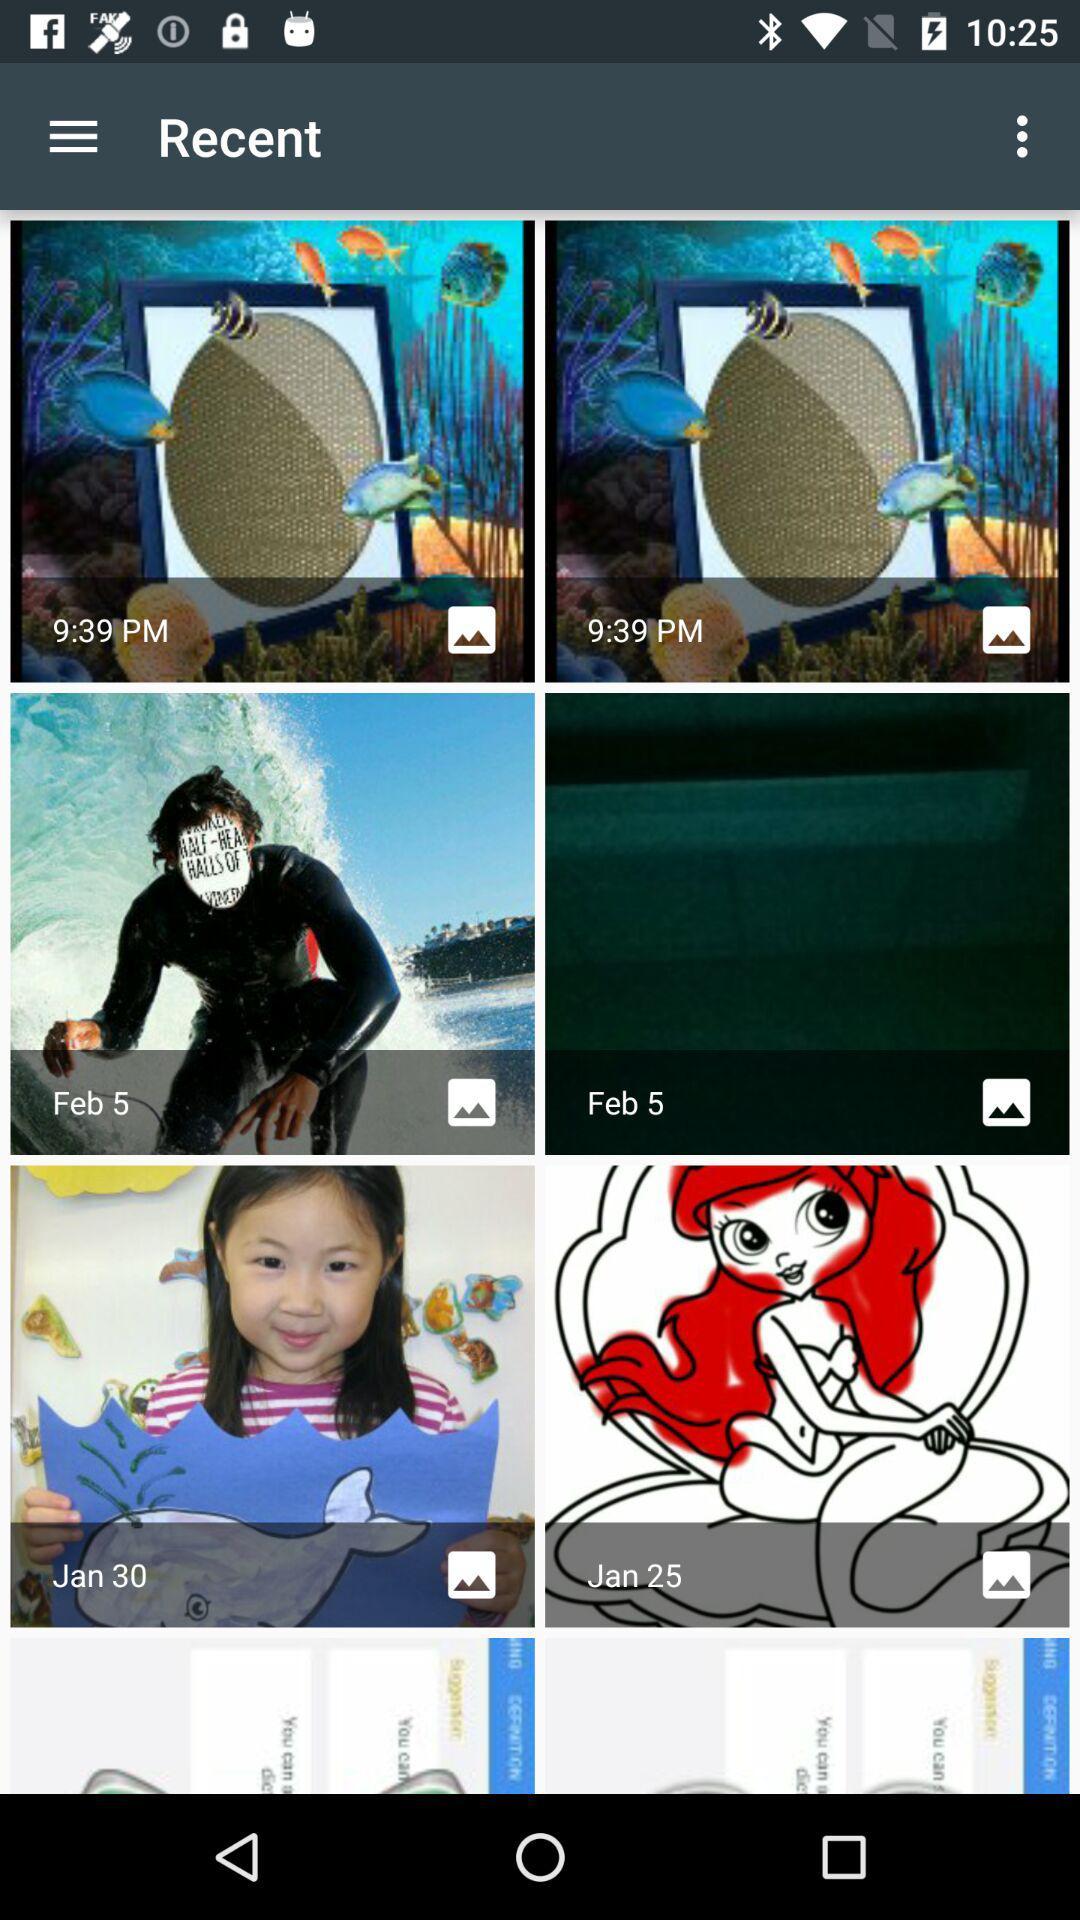 The width and height of the screenshot is (1080, 1920). Describe the element at coordinates (72, 135) in the screenshot. I see `the item to the left of the recent` at that location.